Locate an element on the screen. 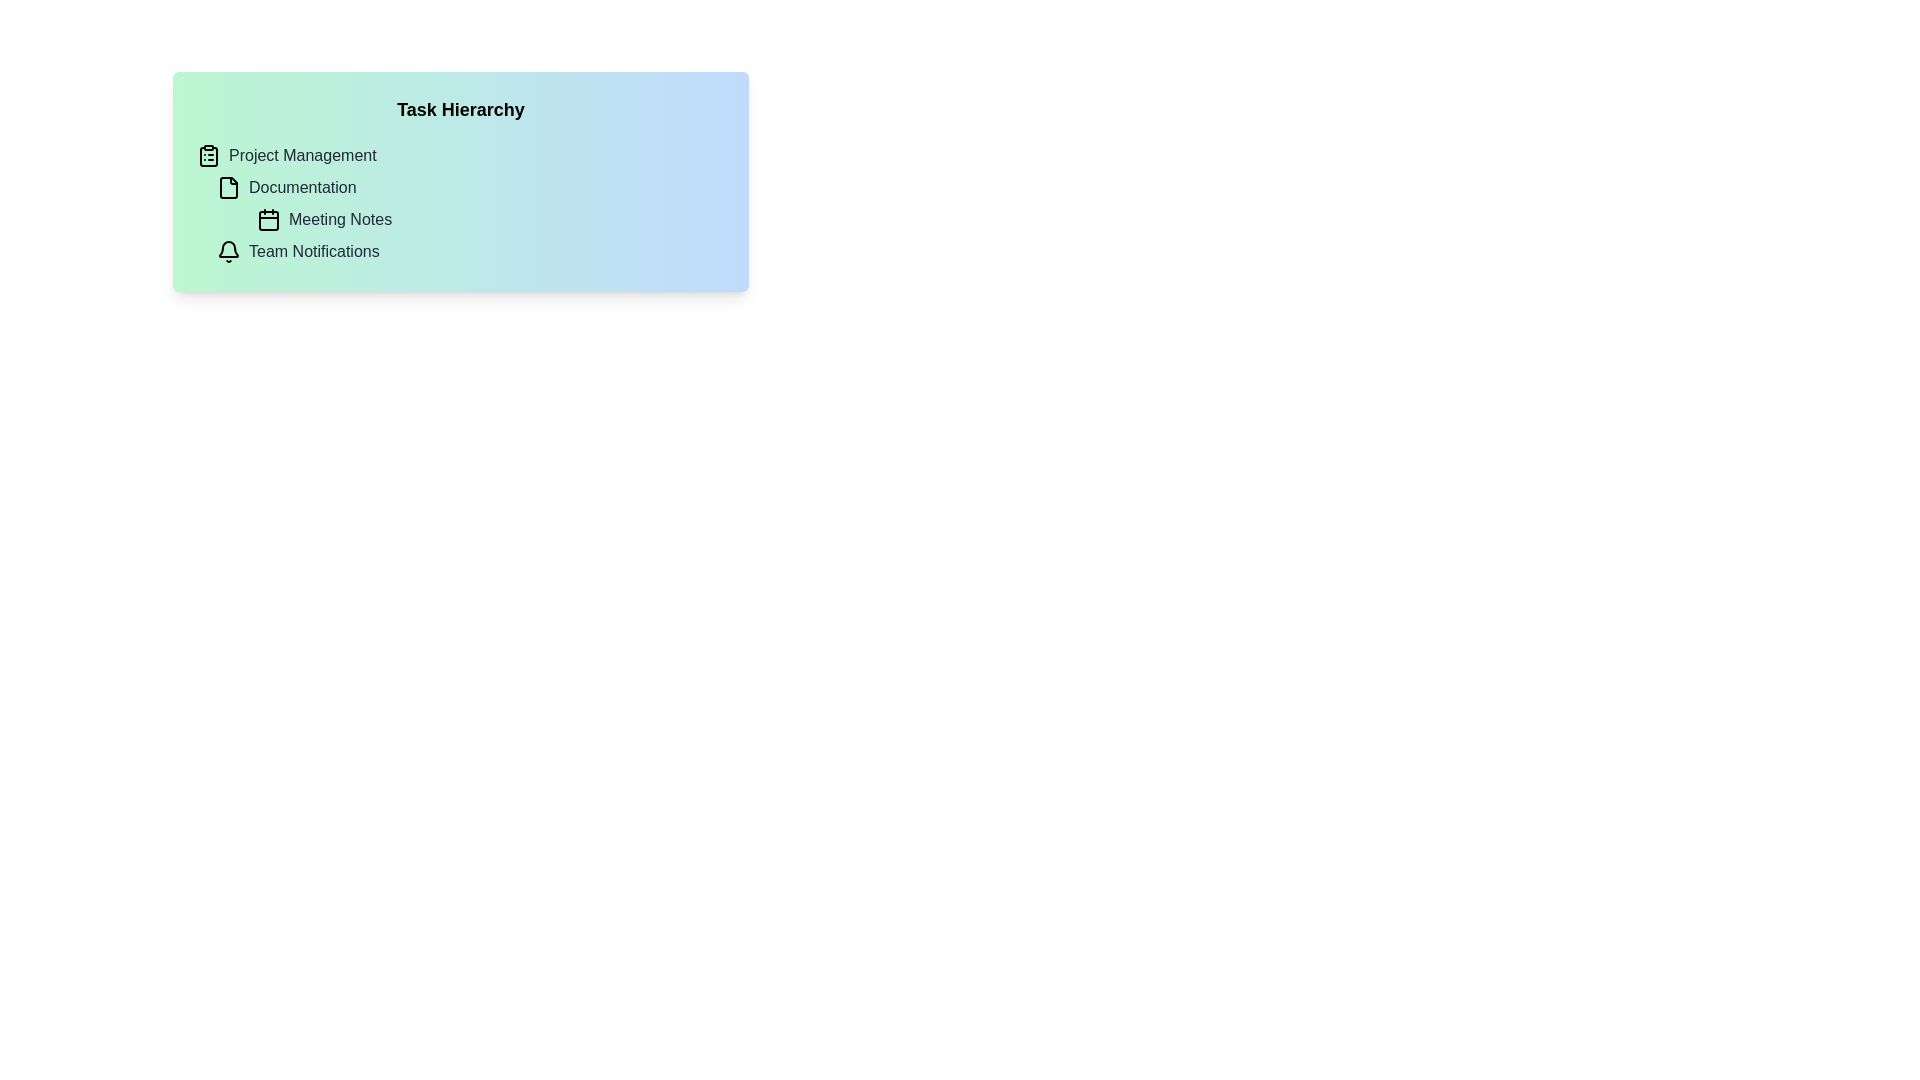 Image resolution: width=1920 pixels, height=1080 pixels. the top arc segment of the bell icon, which represents notifications, located next to the 'Team Notifications' text is located at coordinates (229, 248).